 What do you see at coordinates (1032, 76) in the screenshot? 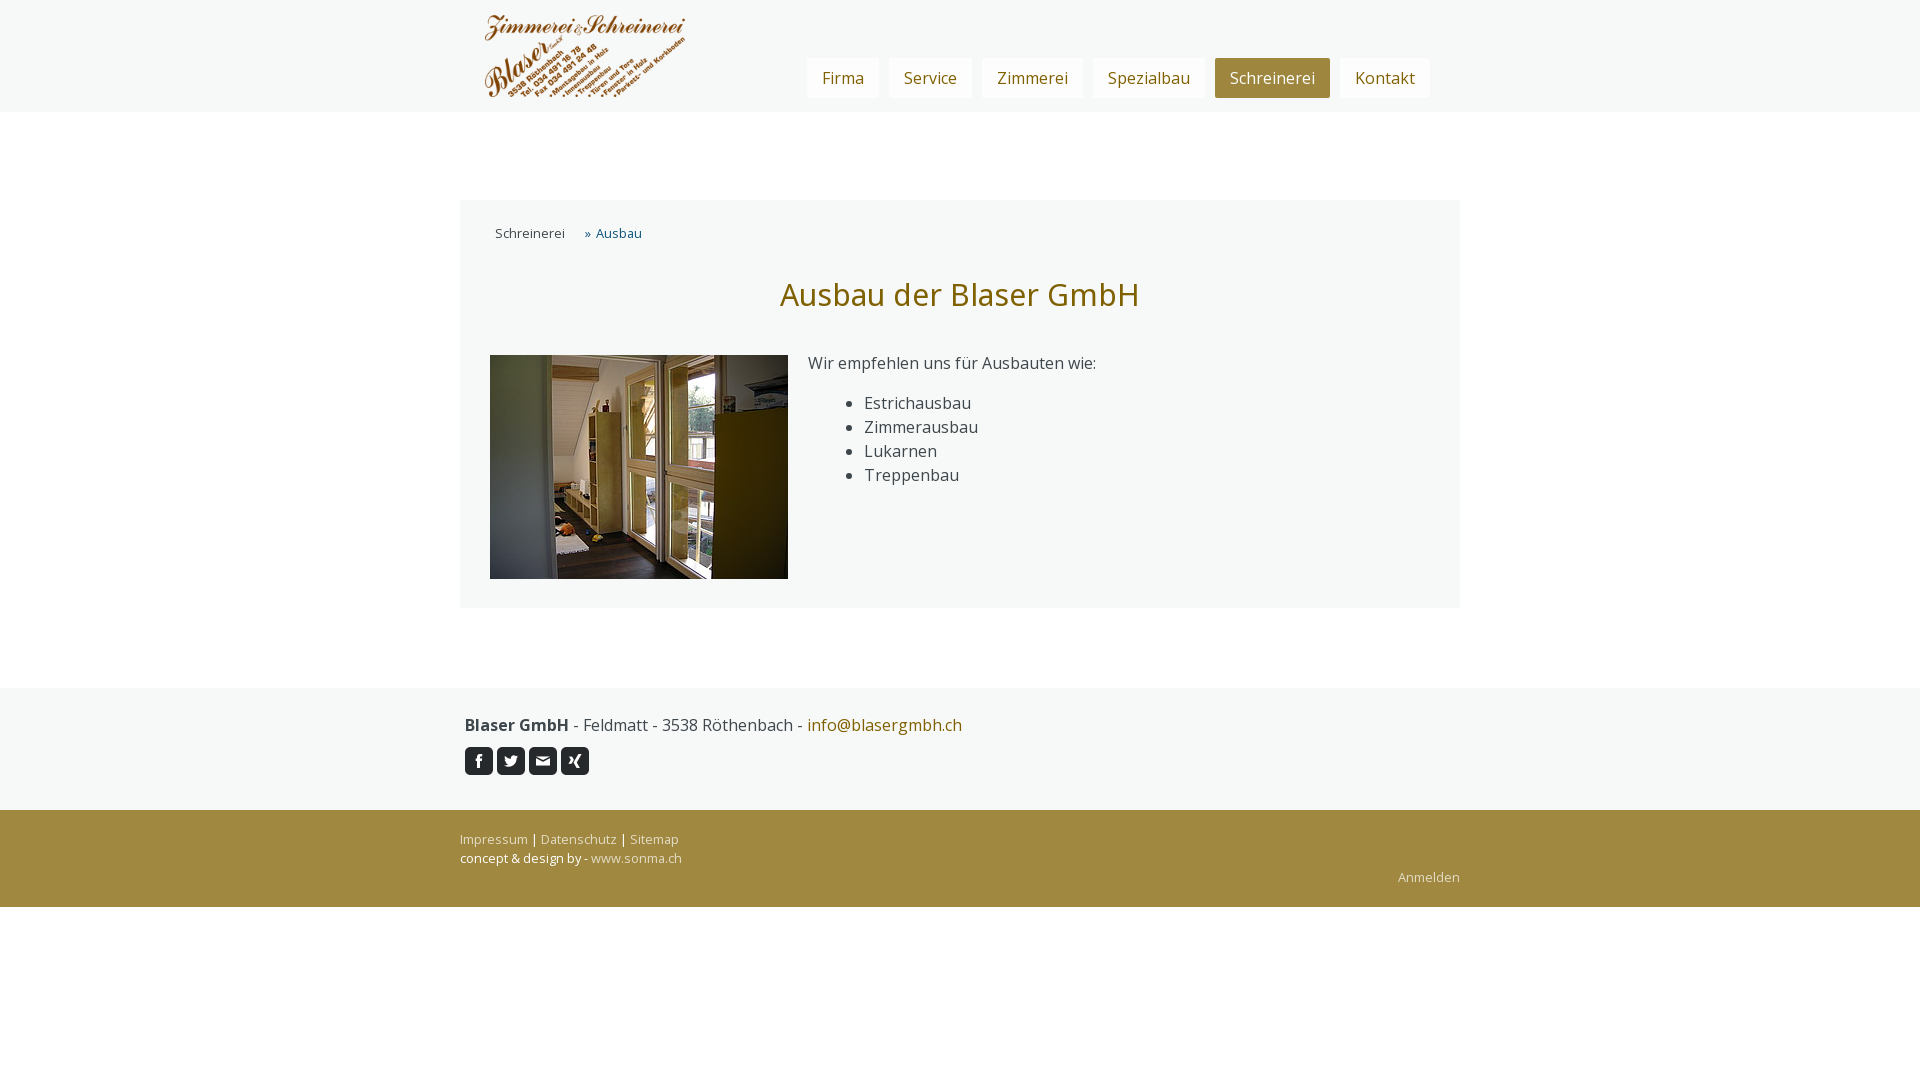
I see `'Zimmerei'` at bounding box center [1032, 76].